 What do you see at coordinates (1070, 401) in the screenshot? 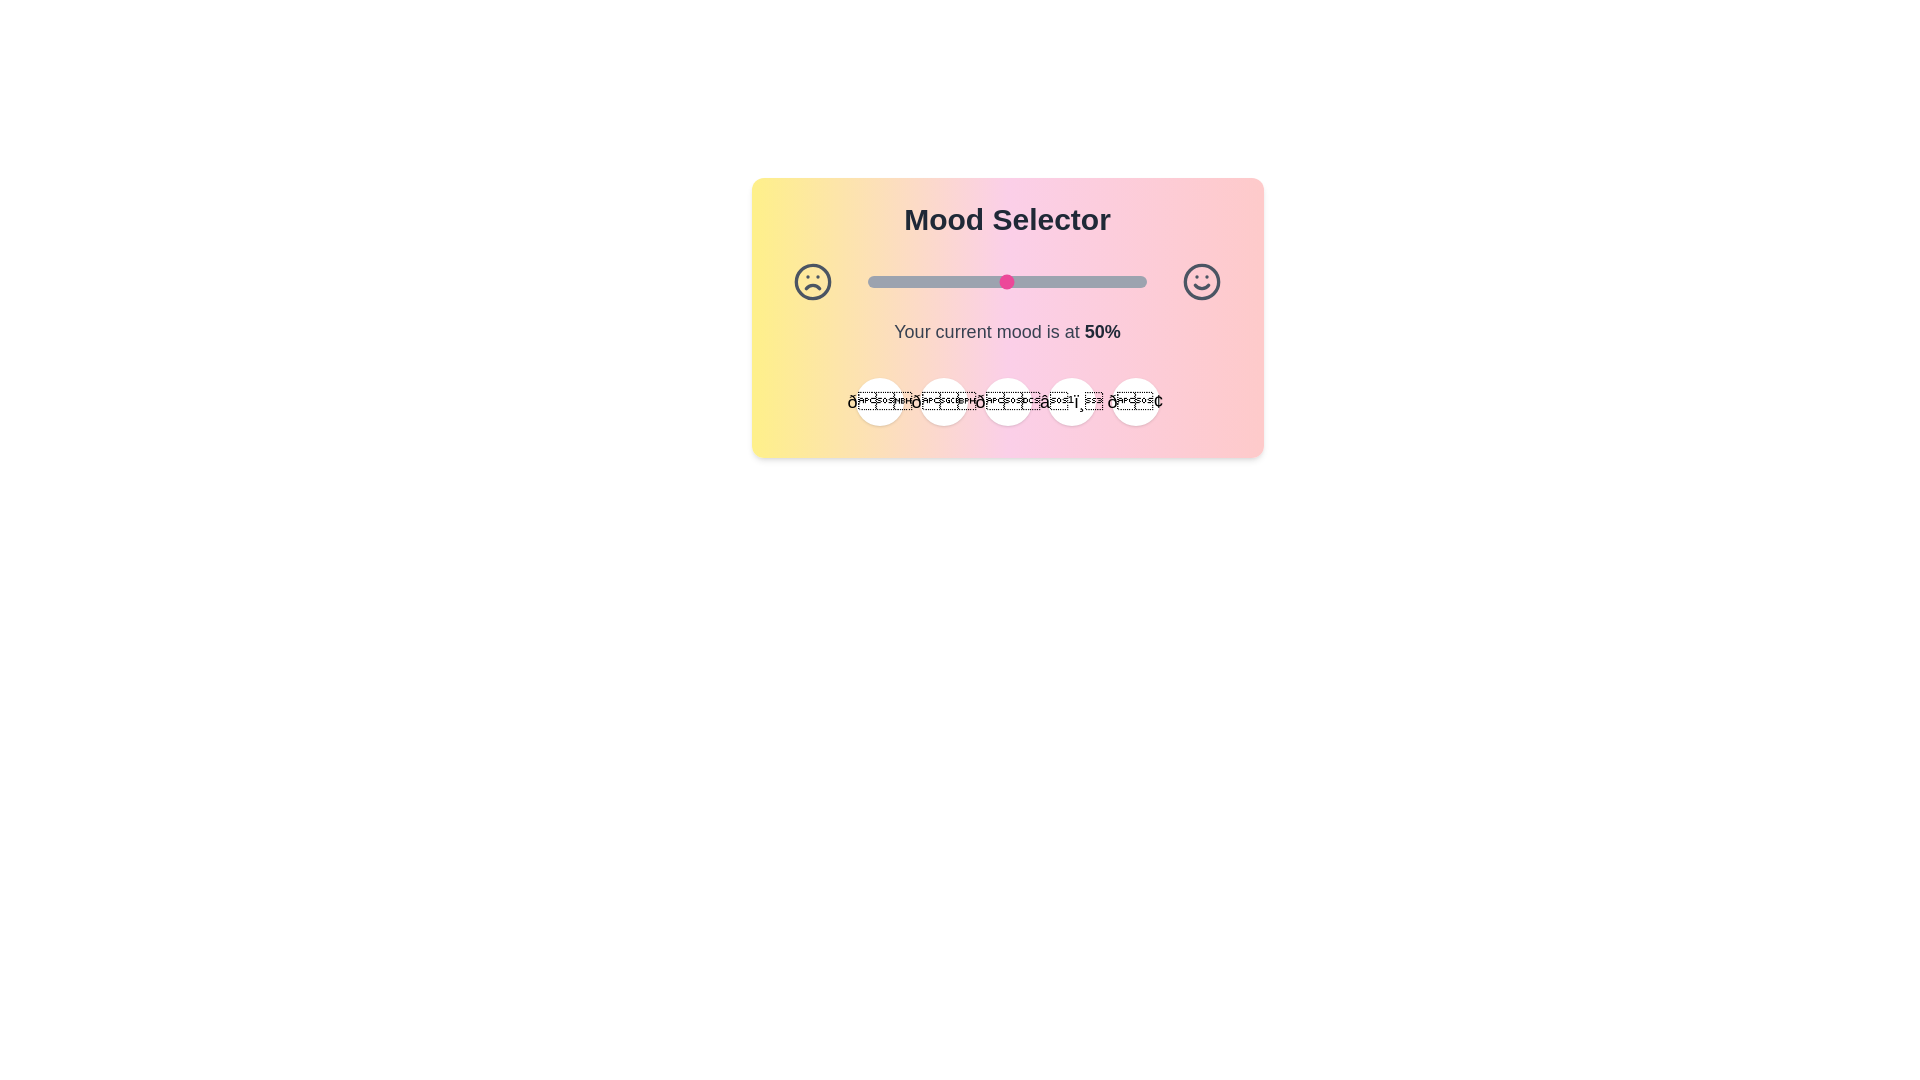
I see `the emoji button corresponding to ☹️` at bounding box center [1070, 401].